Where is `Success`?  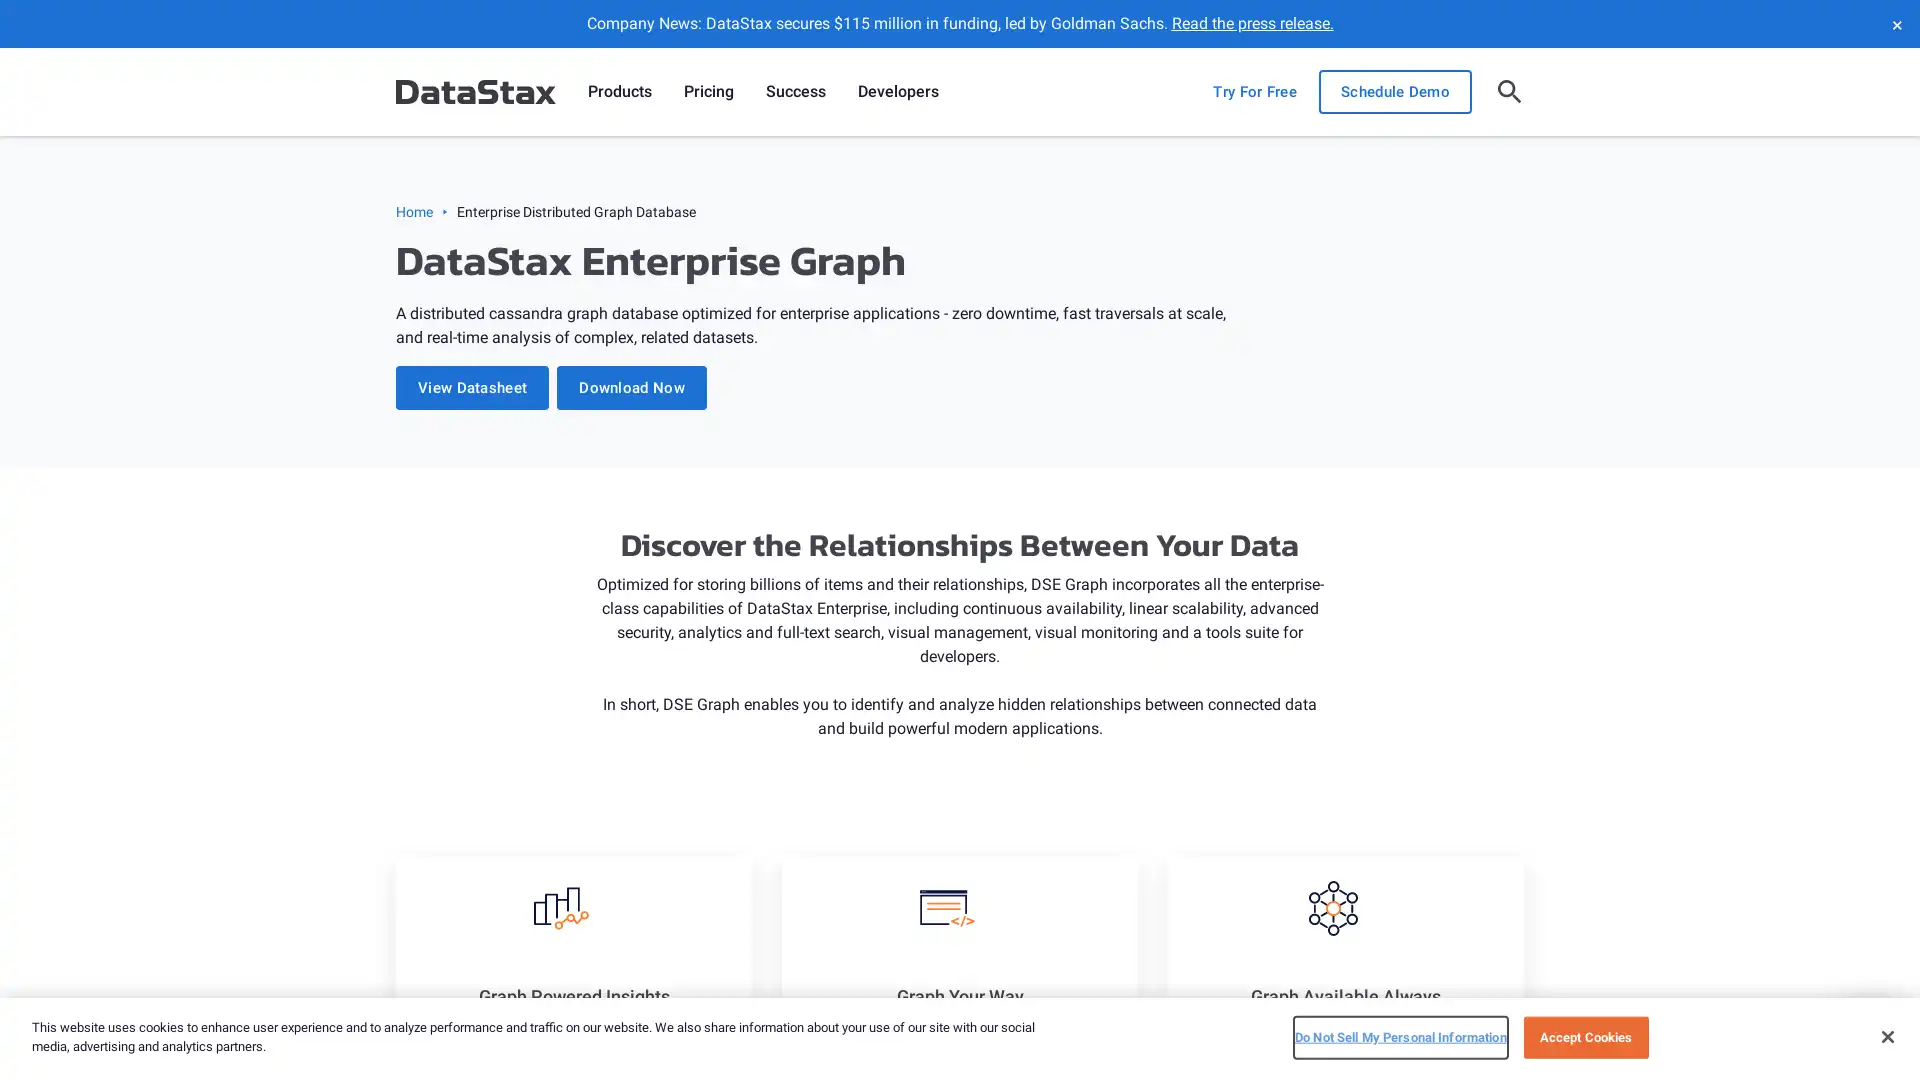
Success is located at coordinates (795, 92).